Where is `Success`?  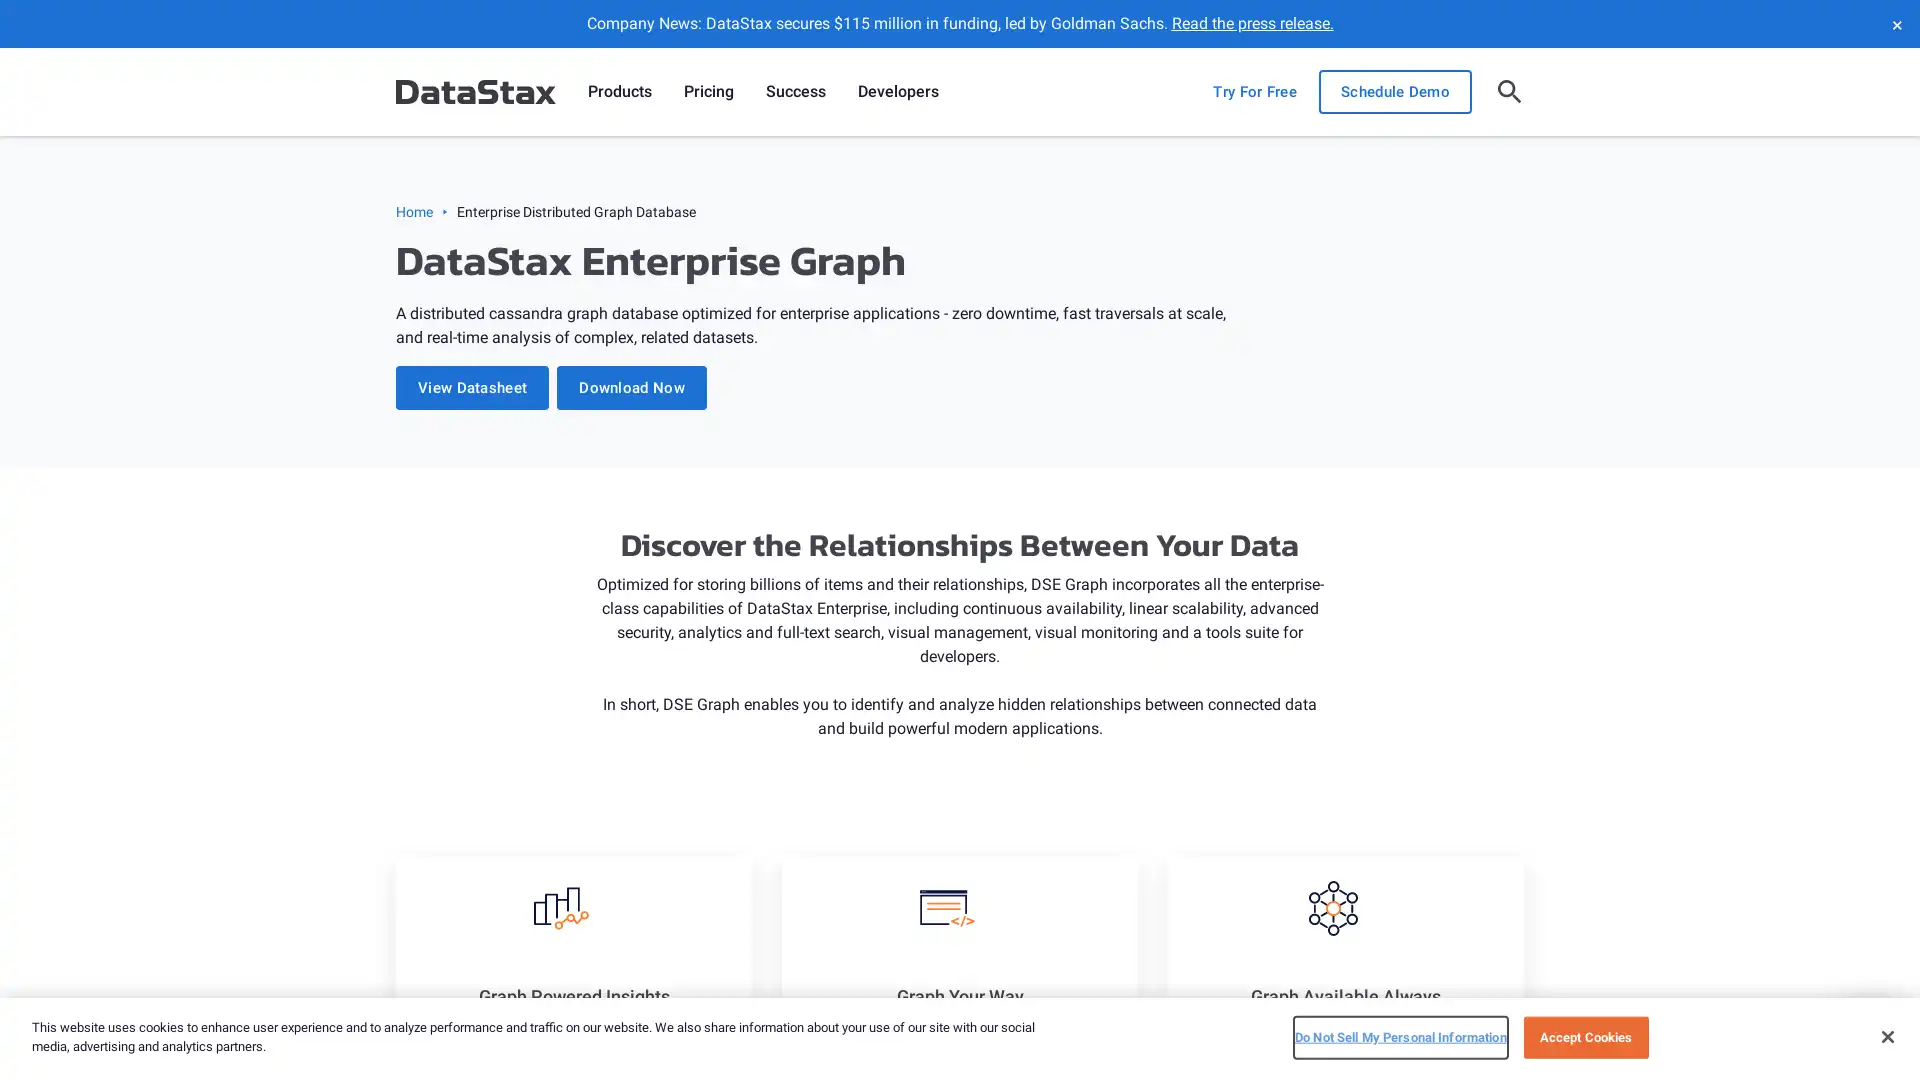
Success is located at coordinates (795, 92).